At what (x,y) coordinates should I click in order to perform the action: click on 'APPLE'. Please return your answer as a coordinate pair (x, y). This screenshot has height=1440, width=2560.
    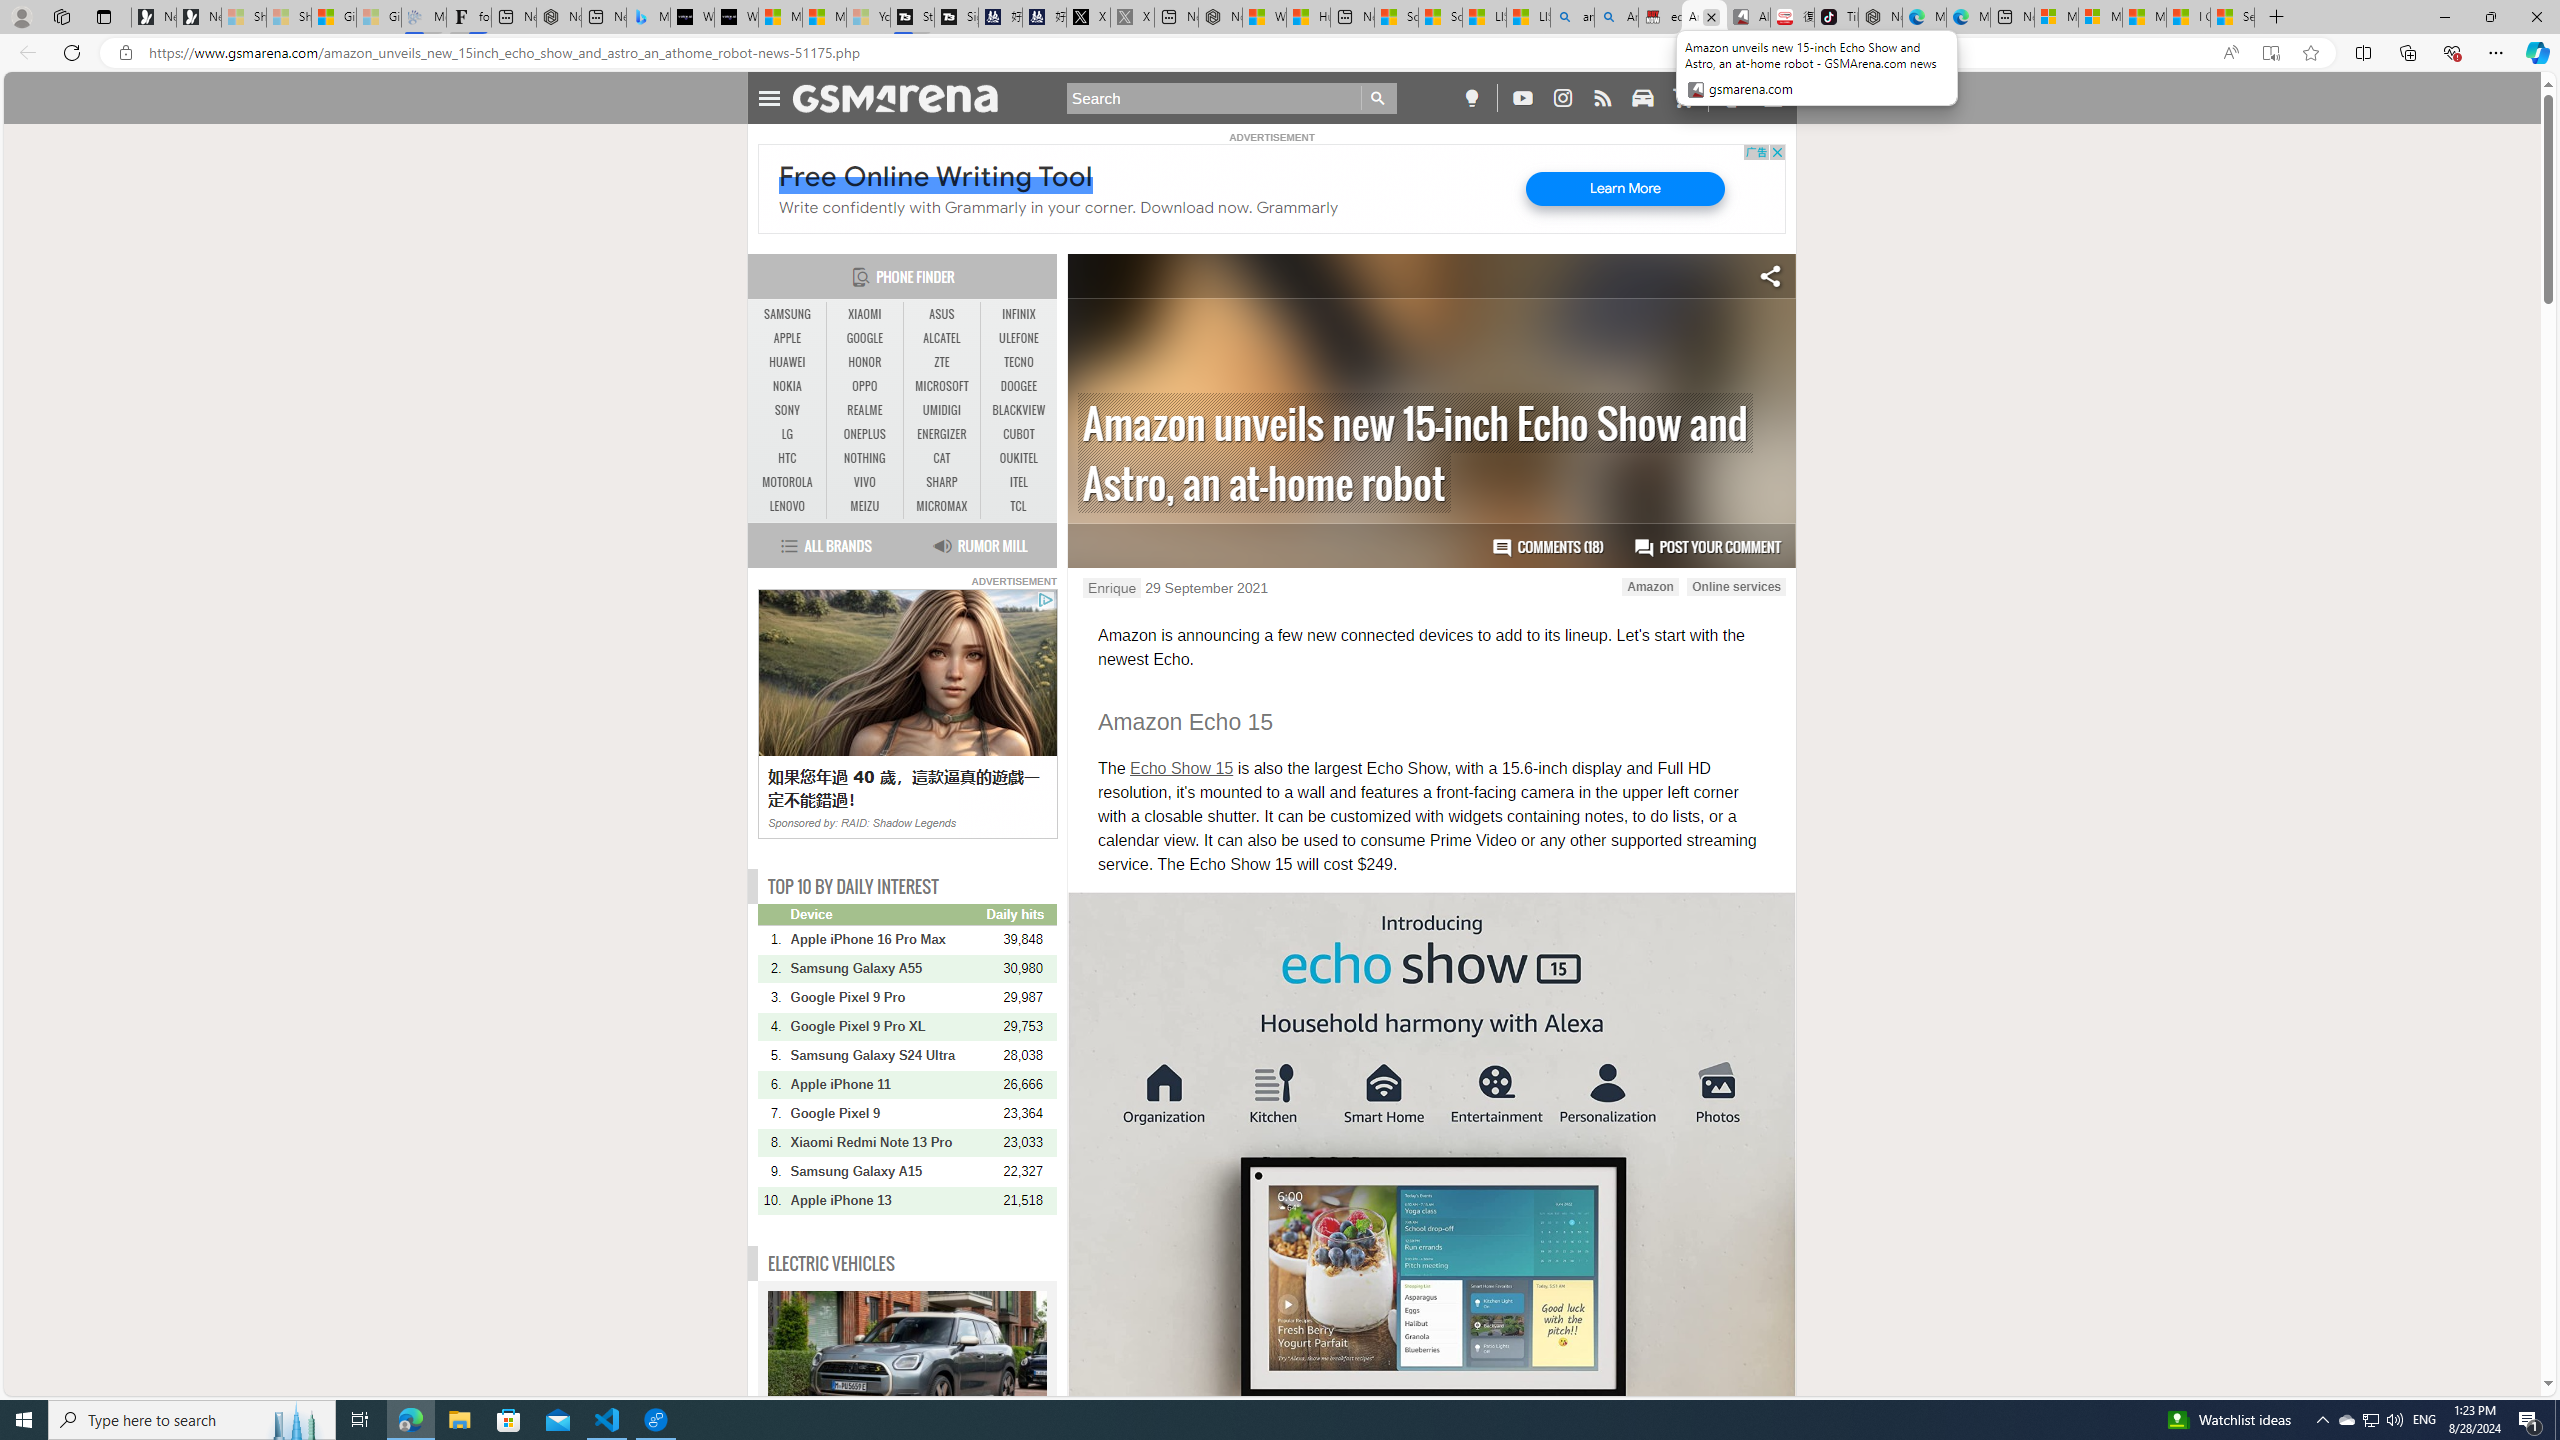
    Looking at the image, I should click on (787, 337).